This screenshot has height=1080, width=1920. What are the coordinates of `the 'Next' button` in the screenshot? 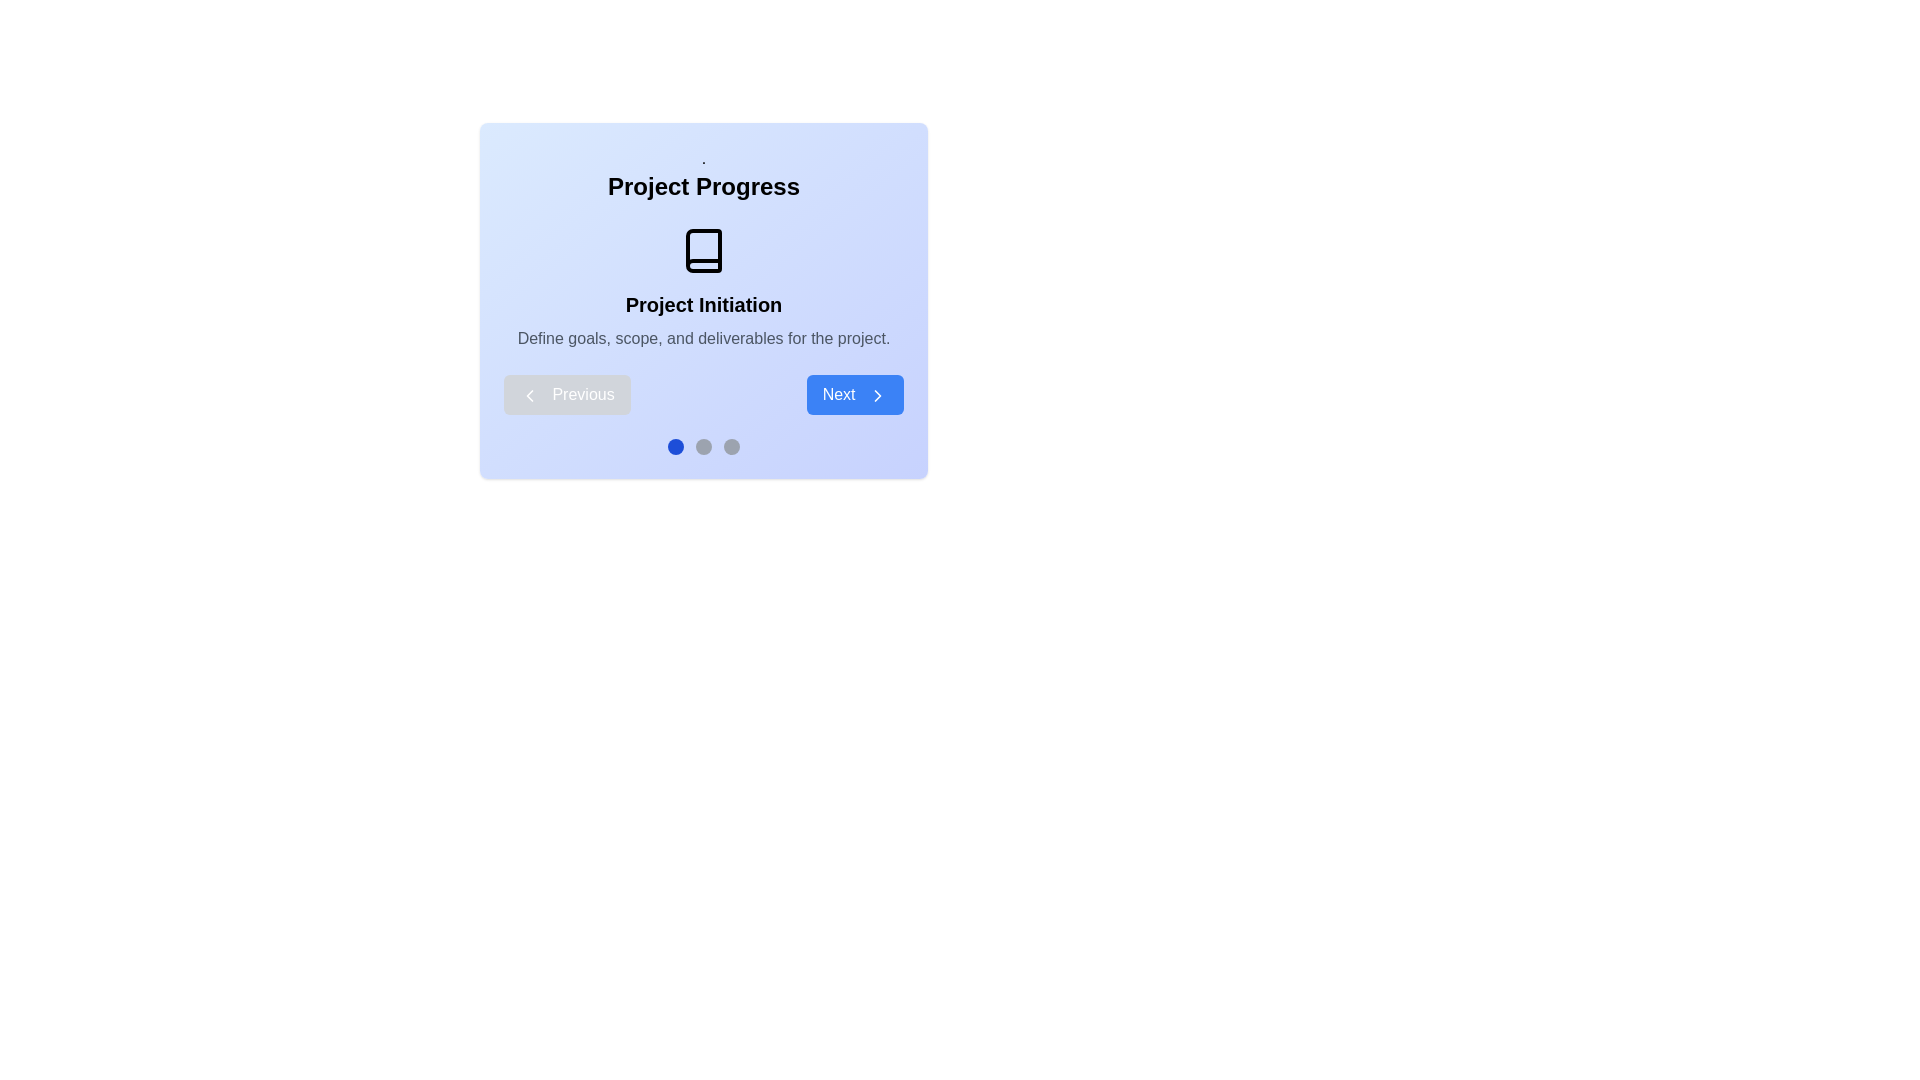 It's located at (855, 394).